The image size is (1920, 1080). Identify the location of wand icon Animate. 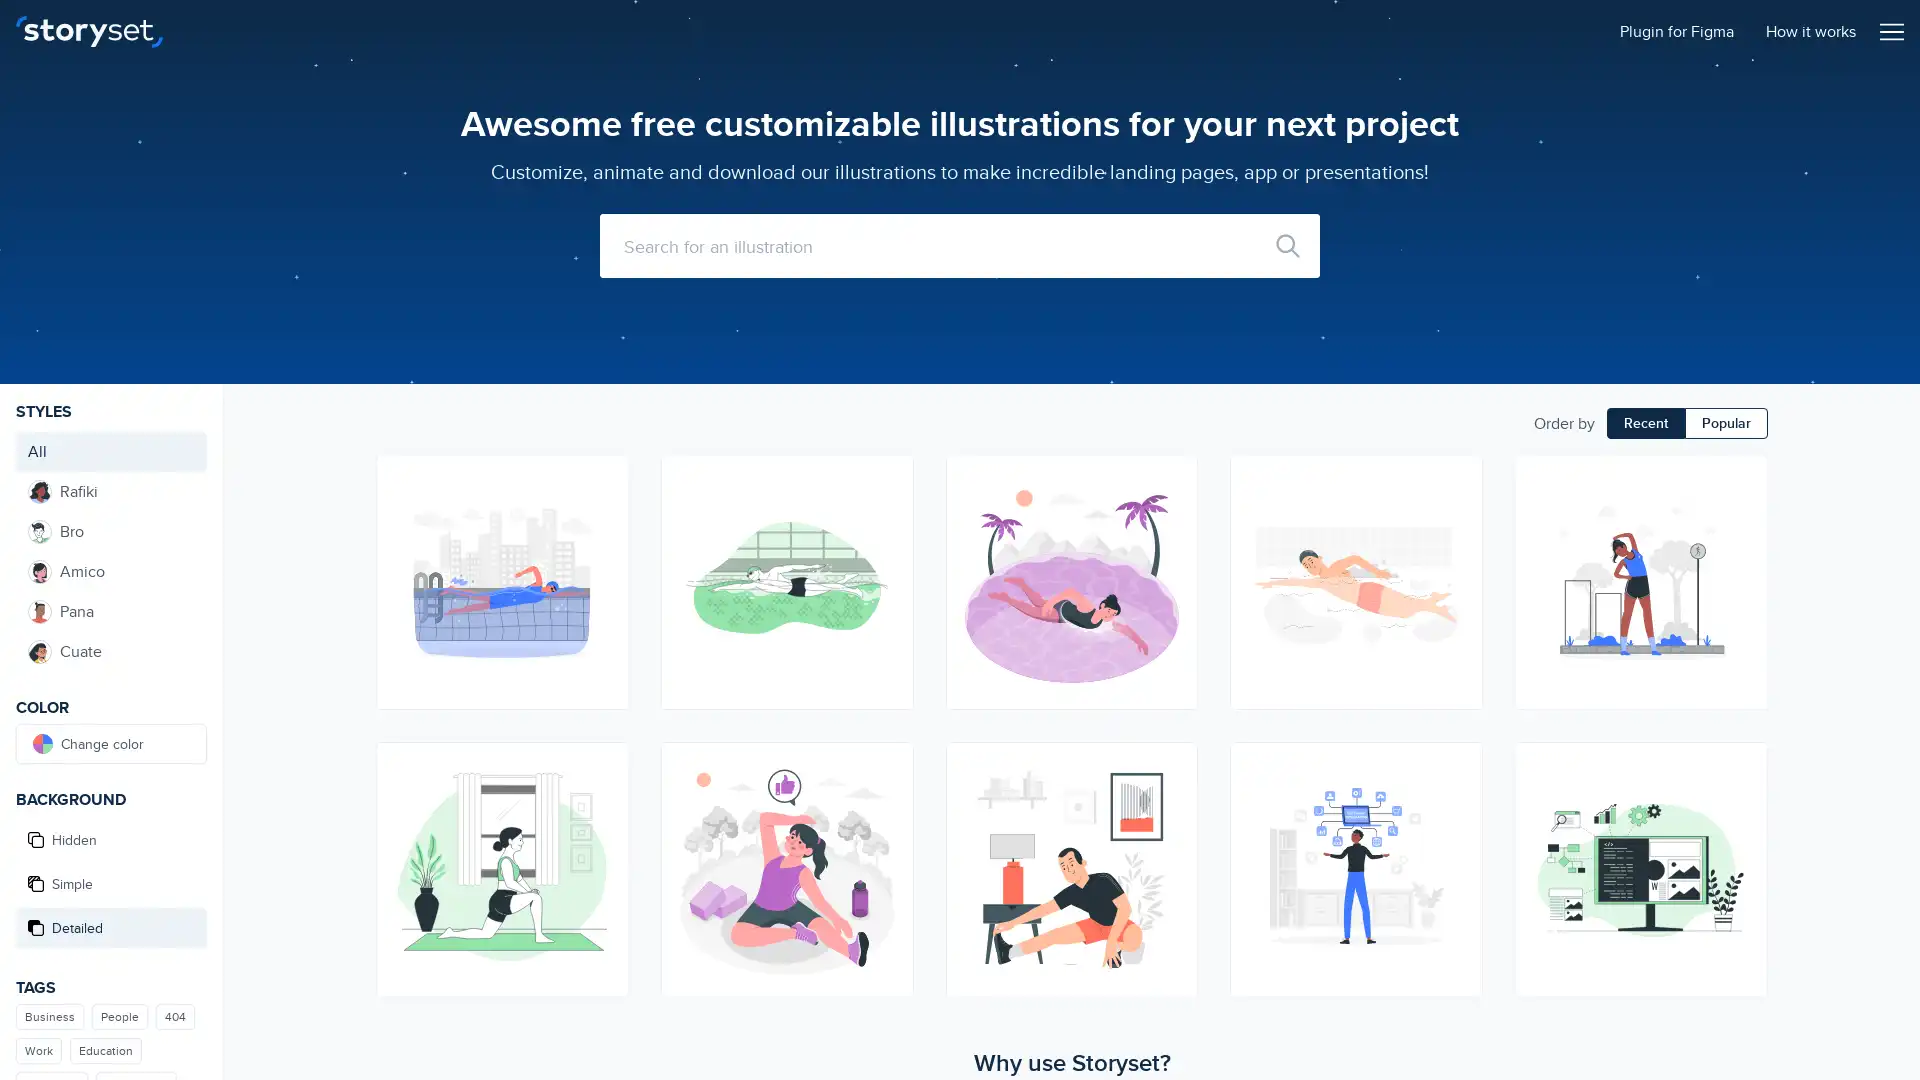
(1741, 765).